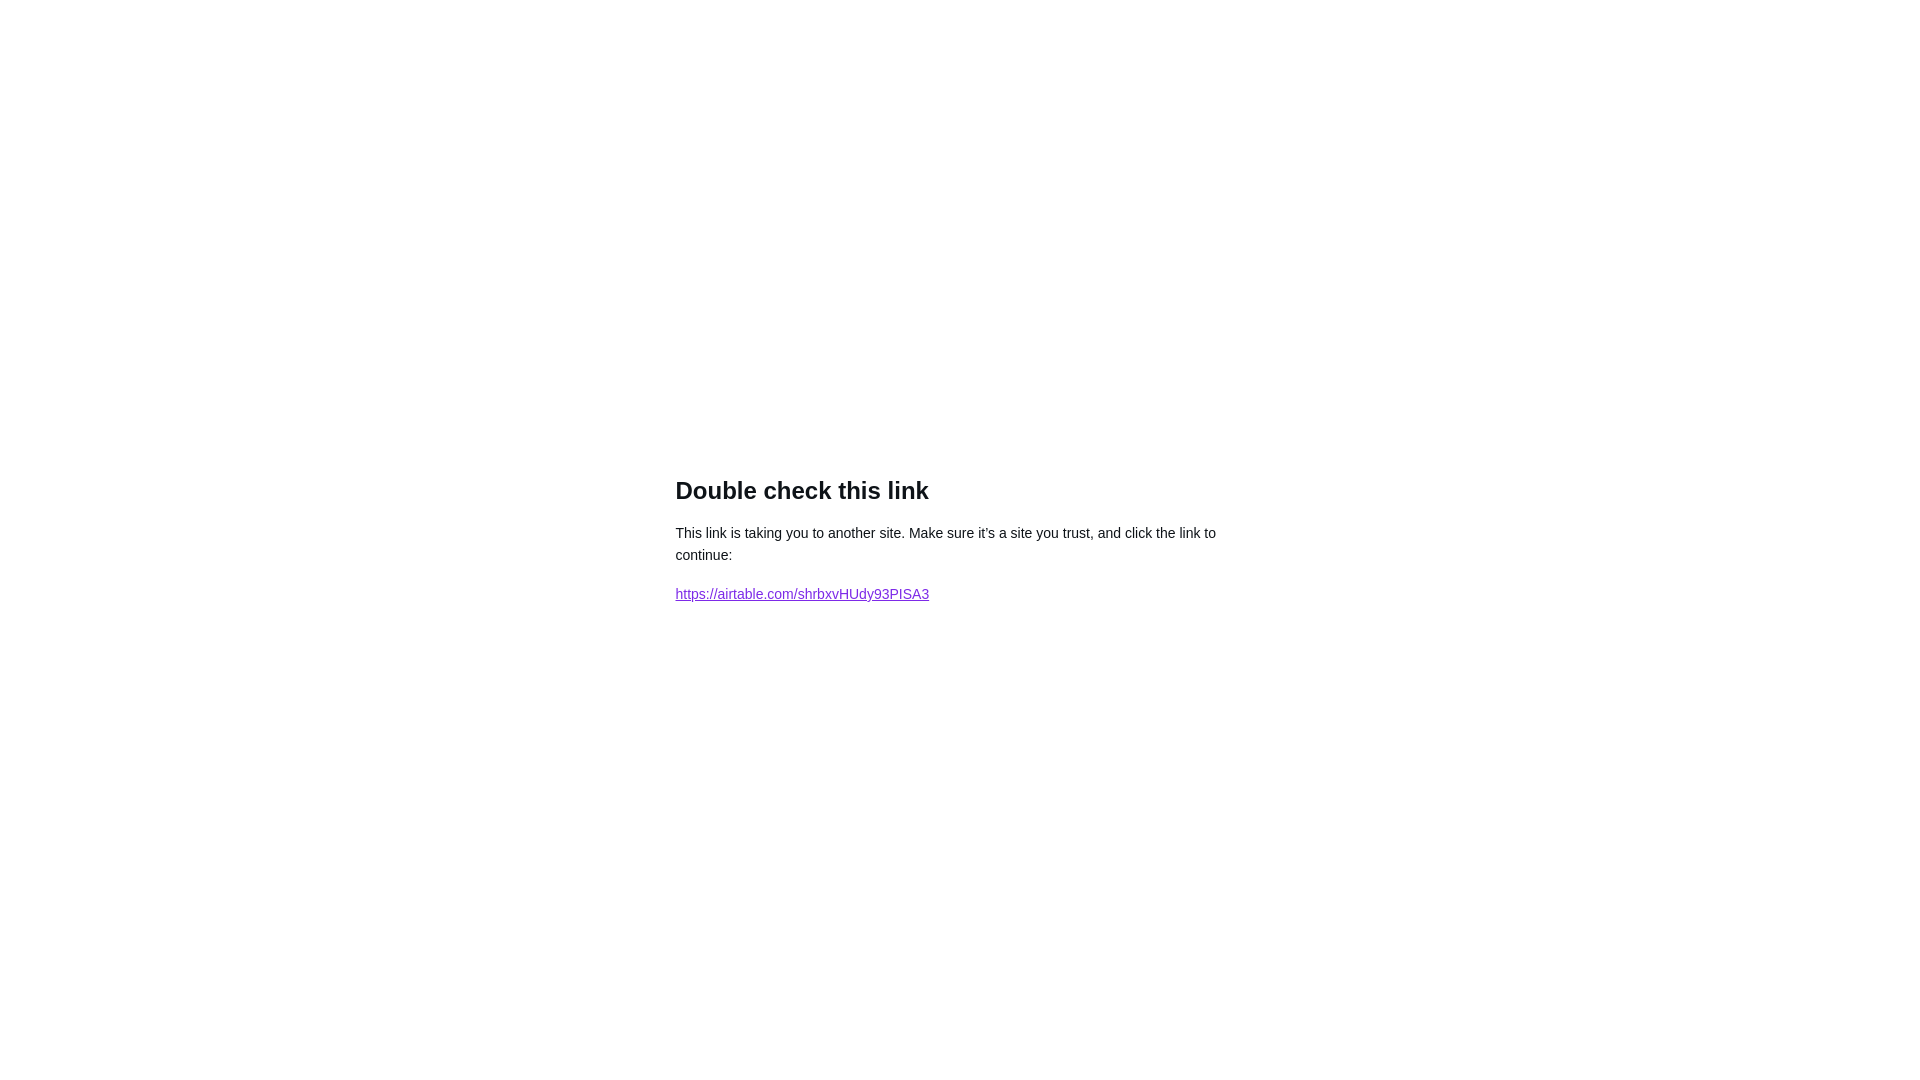 The width and height of the screenshot is (1920, 1080). I want to click on 'https://airtable.com/shrbxvHUdy93PISA3', so click(802, 593).